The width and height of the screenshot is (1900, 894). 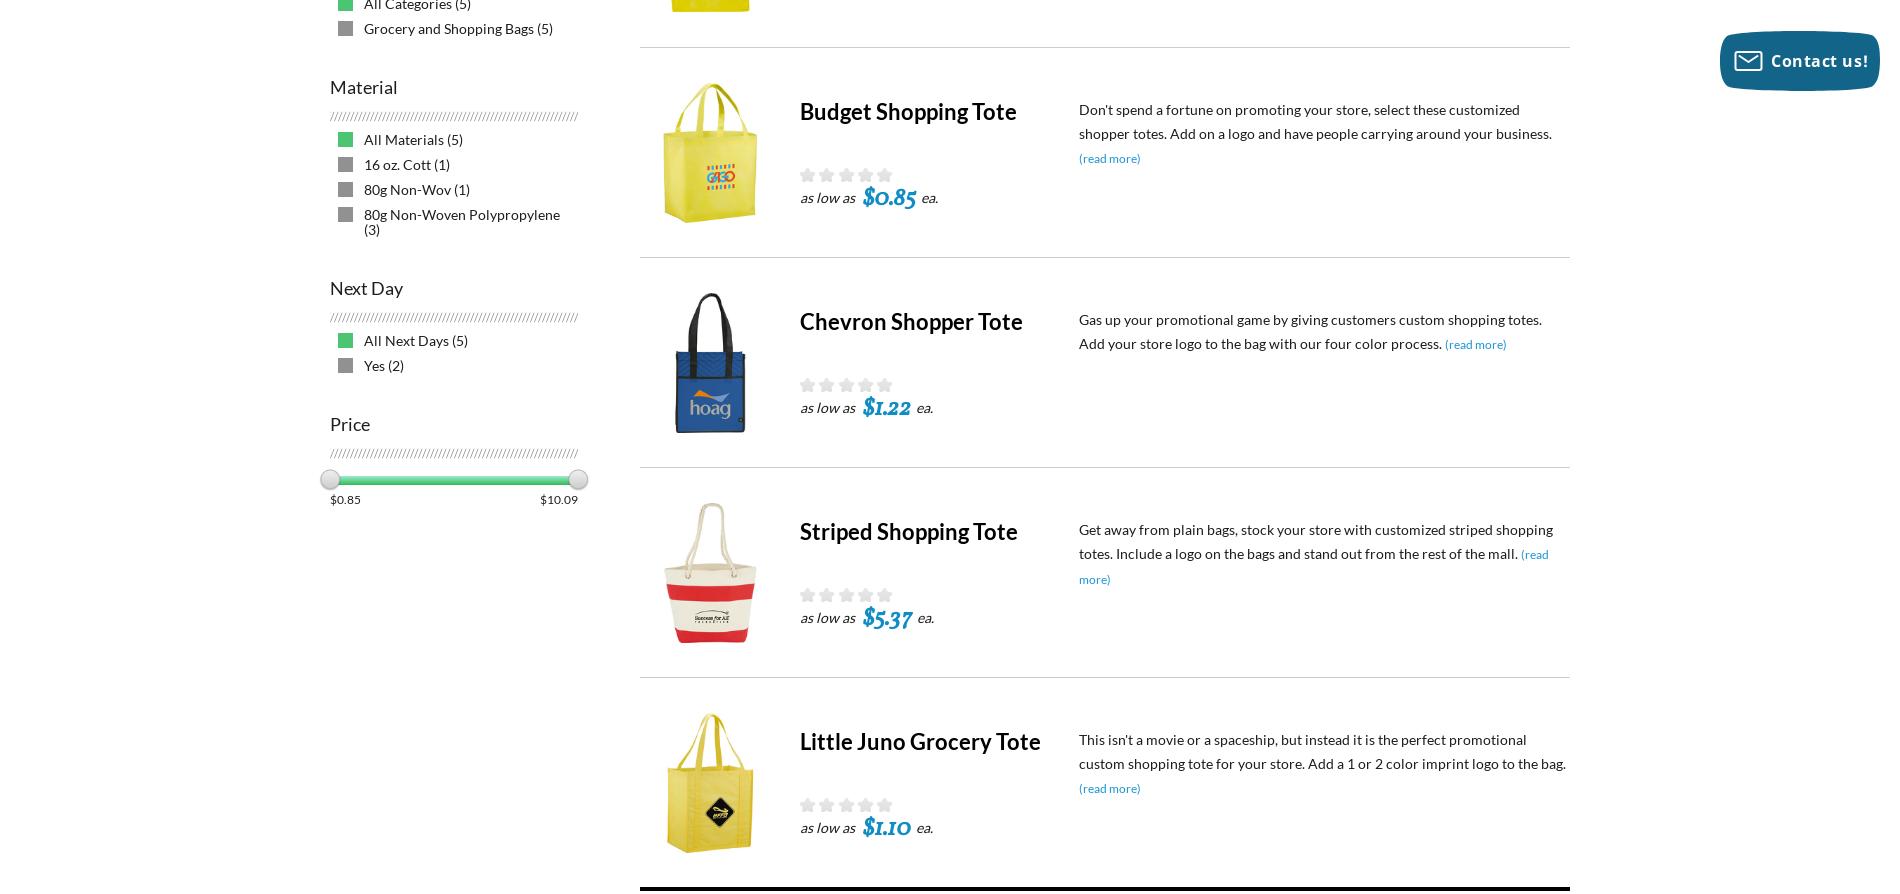 I want to click on 'Grocery and Shopping Bags (5)', so click(x=457, y=28).